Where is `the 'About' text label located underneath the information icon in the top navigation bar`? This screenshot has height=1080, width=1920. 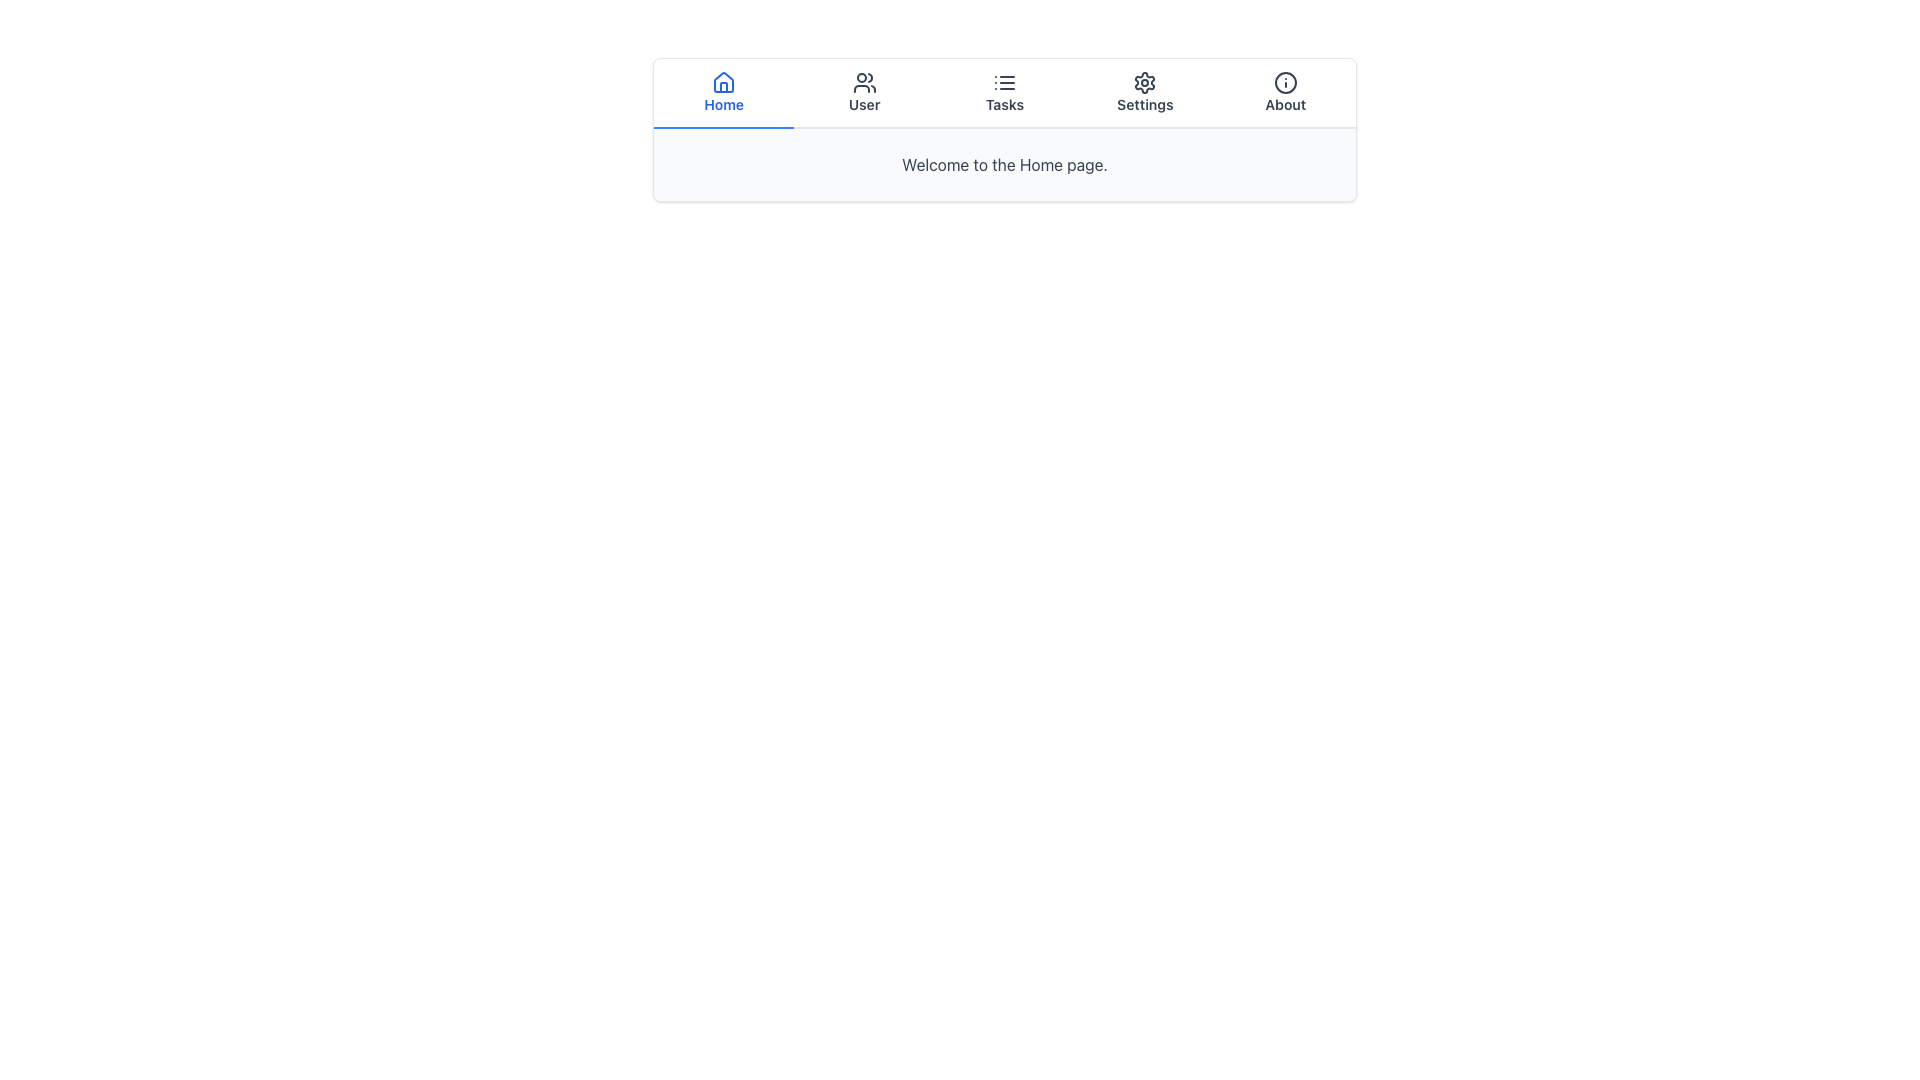
the 'About' text label located underneath the information icon in the top navigation bar is located at coordinates (1285, 104).